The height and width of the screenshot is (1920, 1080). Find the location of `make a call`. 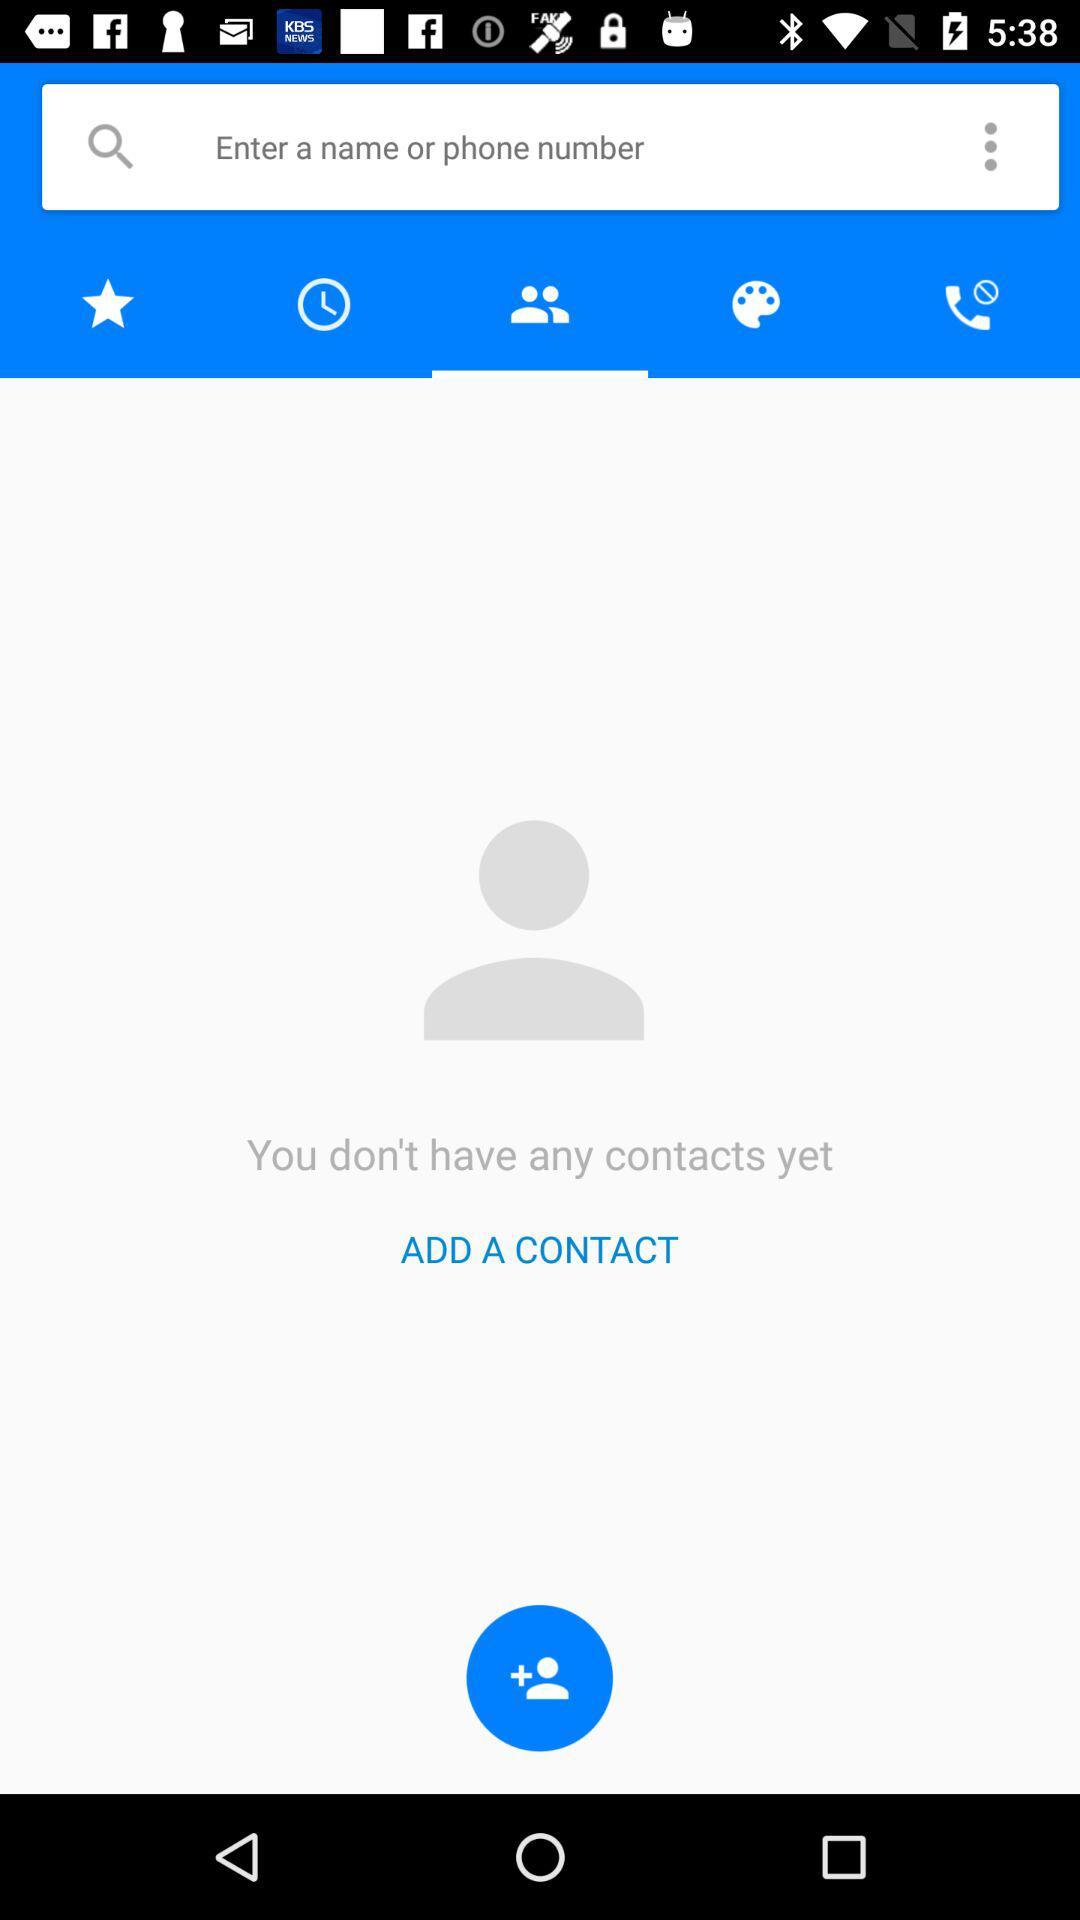

make a call is located at coordinates (971, 303).